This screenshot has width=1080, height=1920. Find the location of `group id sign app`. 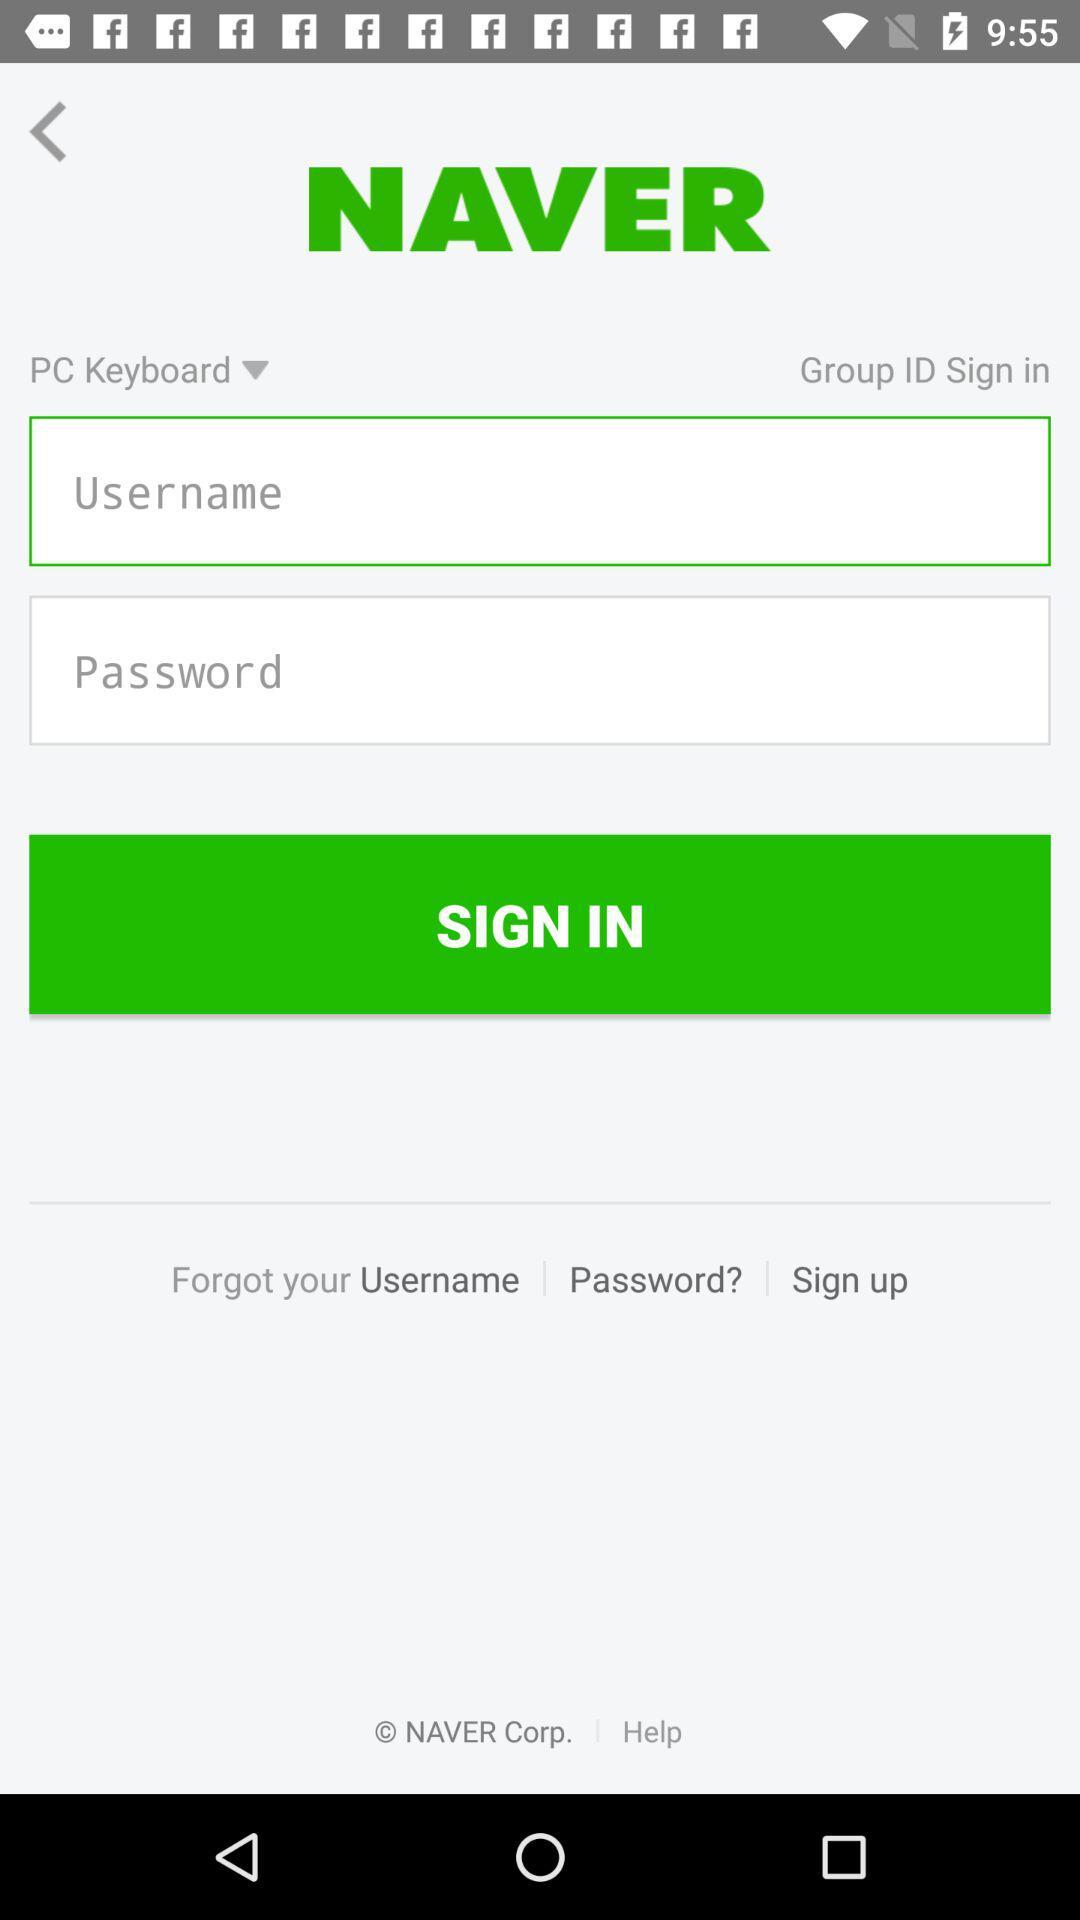

group id sign app is located at coordinates (671, 368).